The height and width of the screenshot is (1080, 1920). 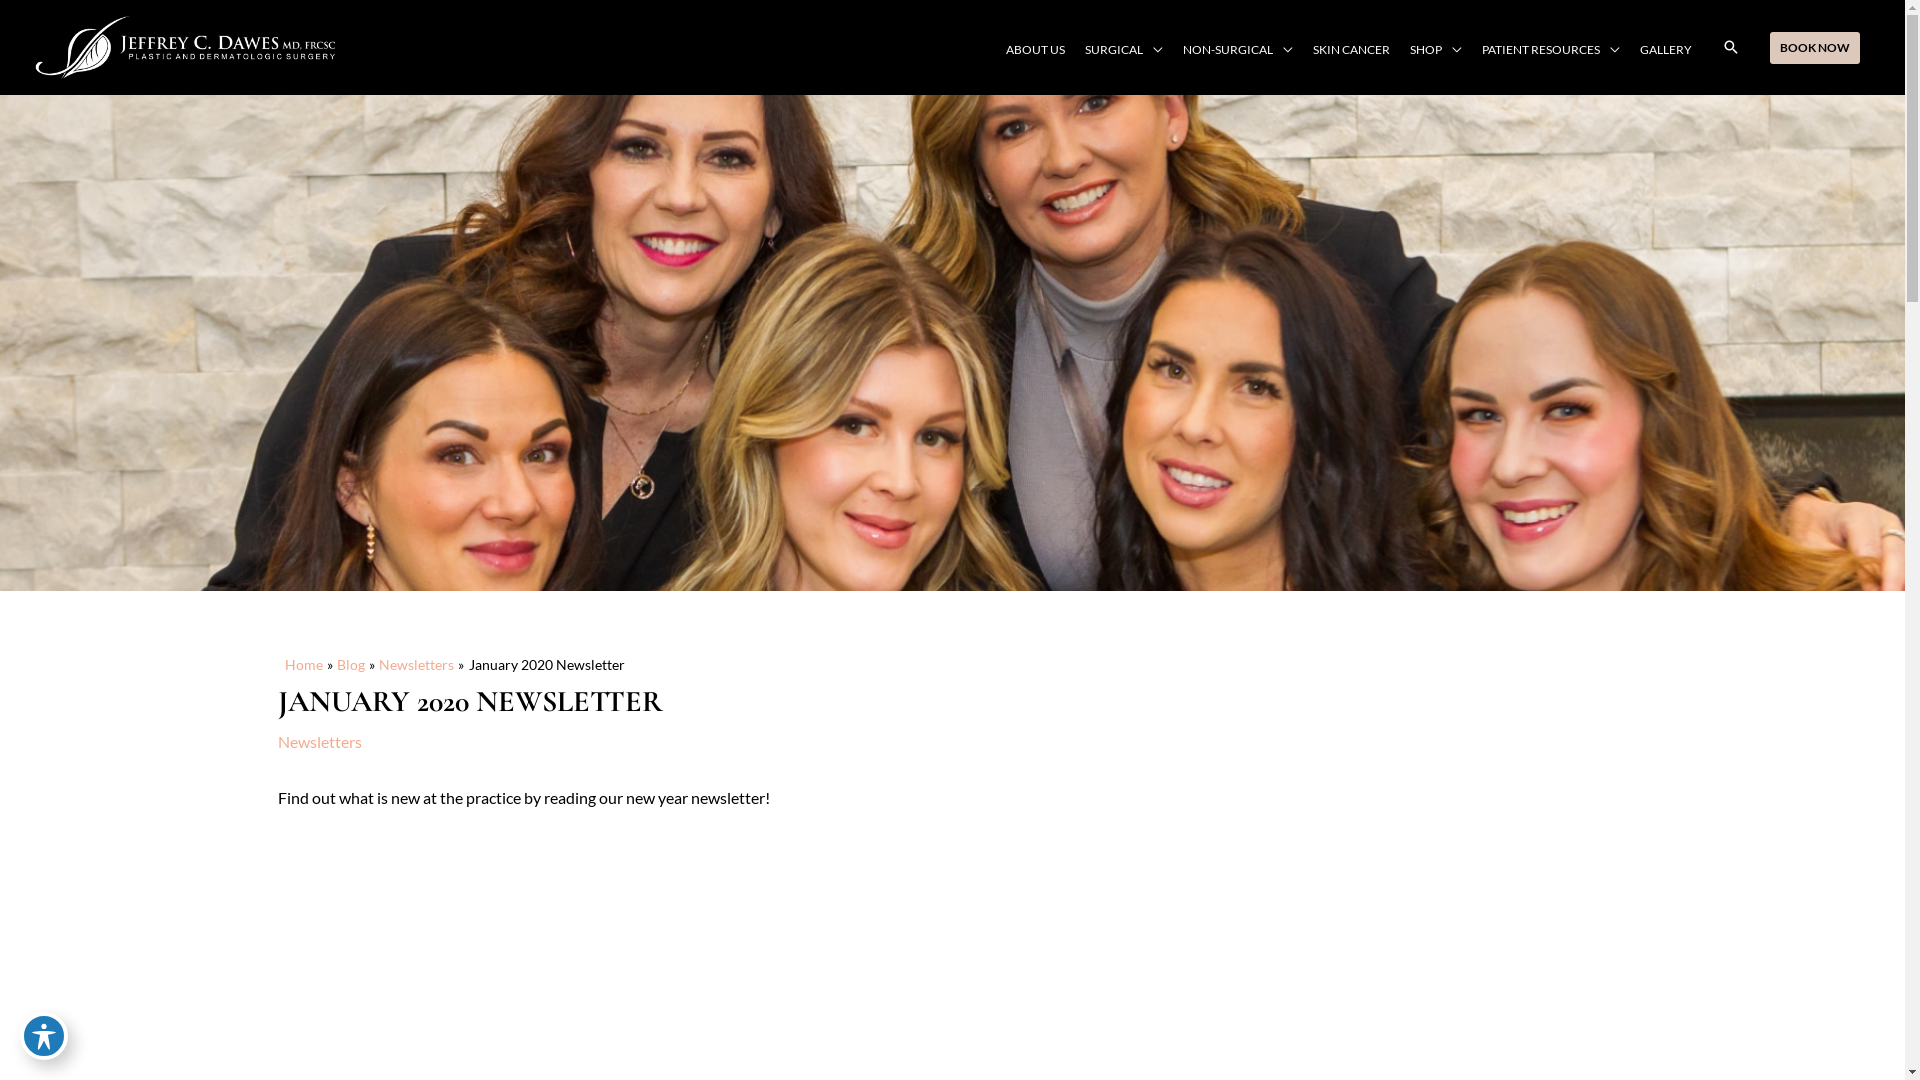 What do you see at coordinates (301, 664) in the screenshot?
I see `'Home'` at bounding box center [301, 664].